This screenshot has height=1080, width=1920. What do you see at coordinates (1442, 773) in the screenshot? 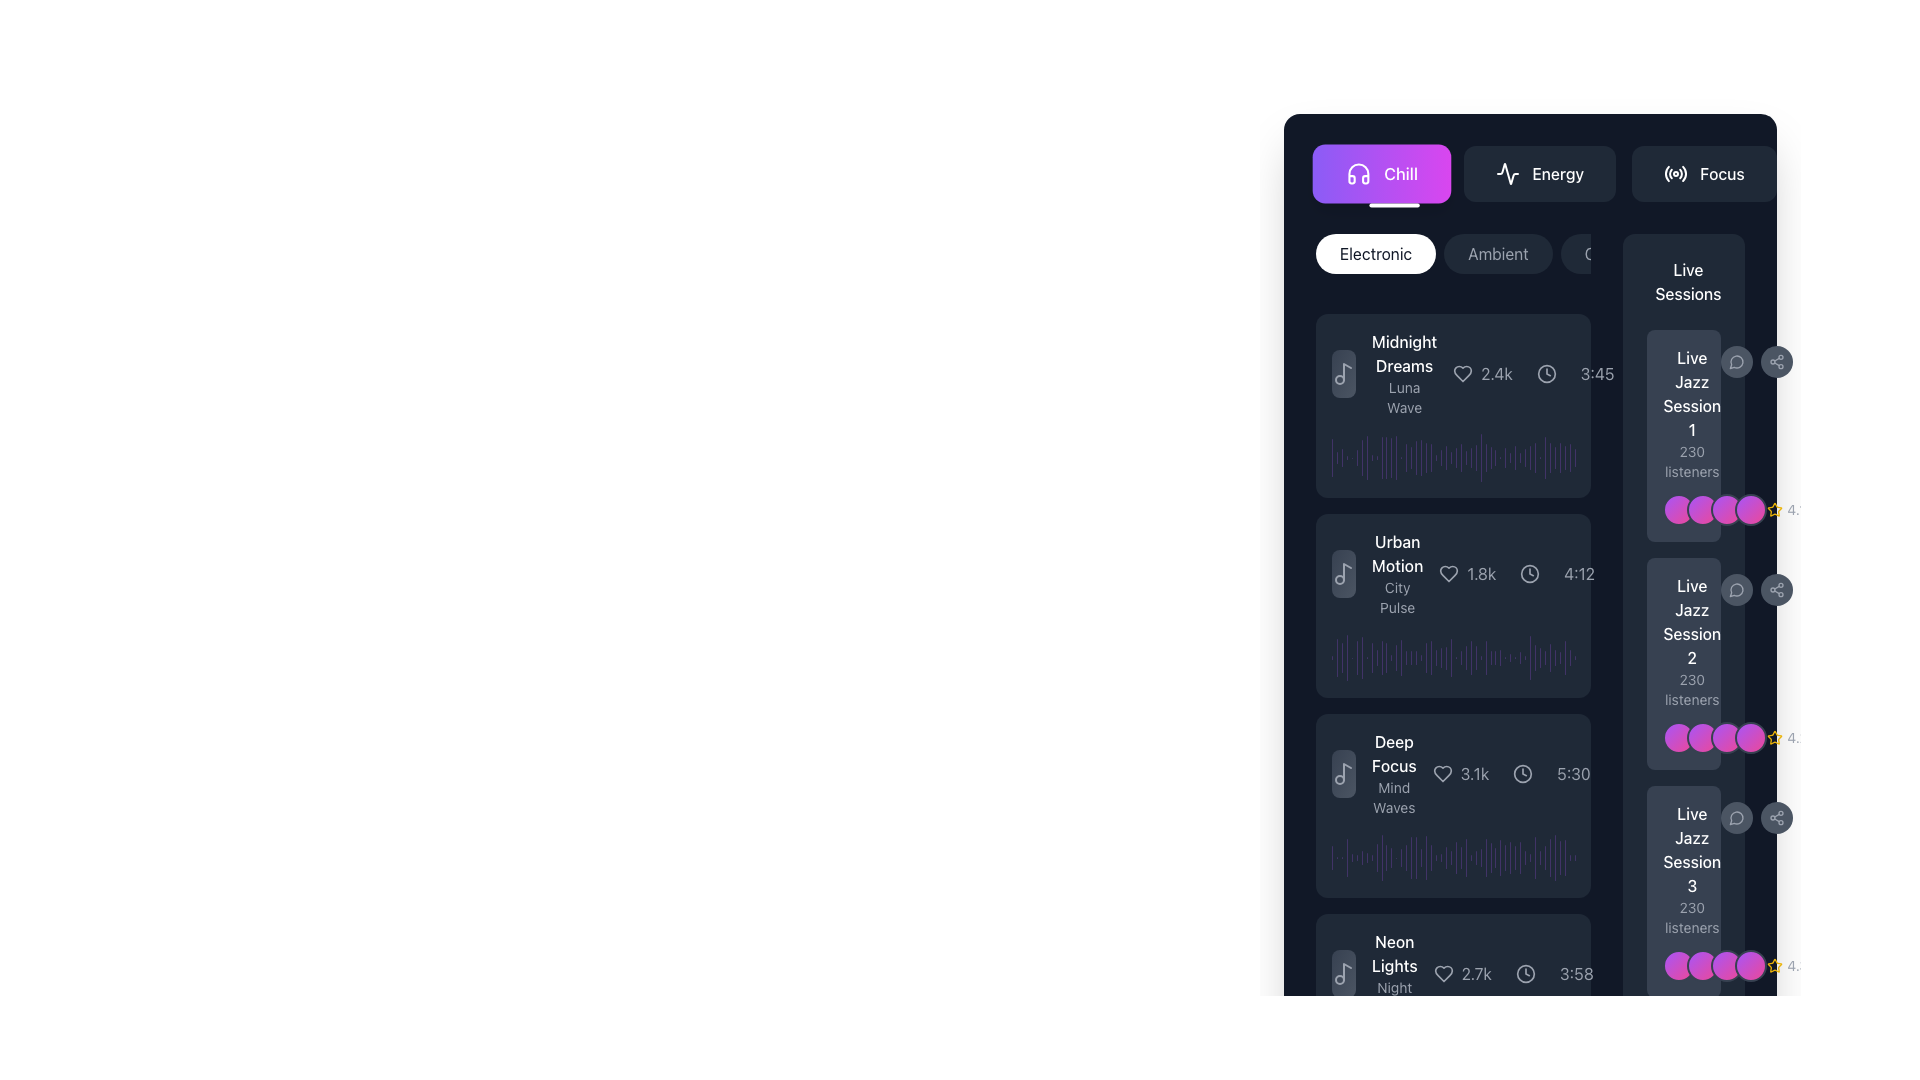
I see `the heart icon adjacent to the 'Deep Focus' text` at bounding box center [1442, 773].